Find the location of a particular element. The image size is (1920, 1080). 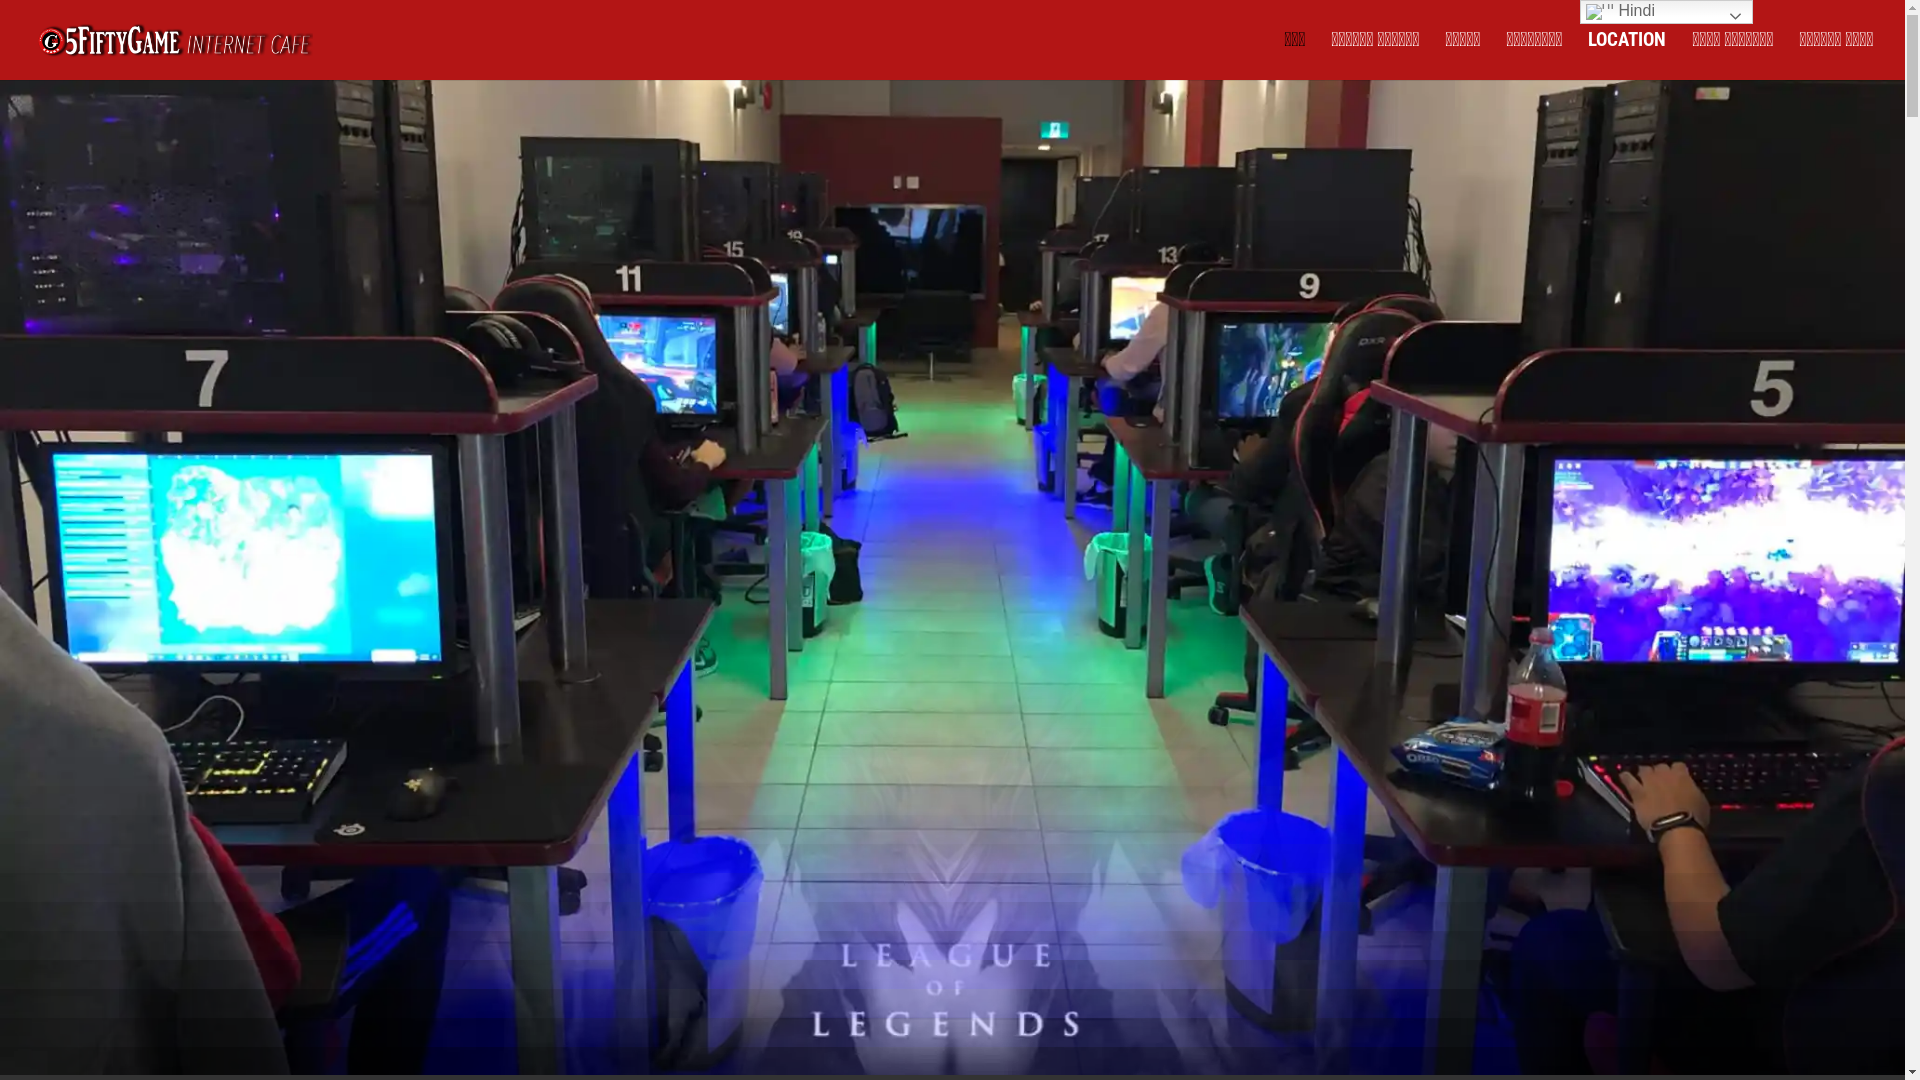

'Hindi' is located at coordinates (1666, 11).